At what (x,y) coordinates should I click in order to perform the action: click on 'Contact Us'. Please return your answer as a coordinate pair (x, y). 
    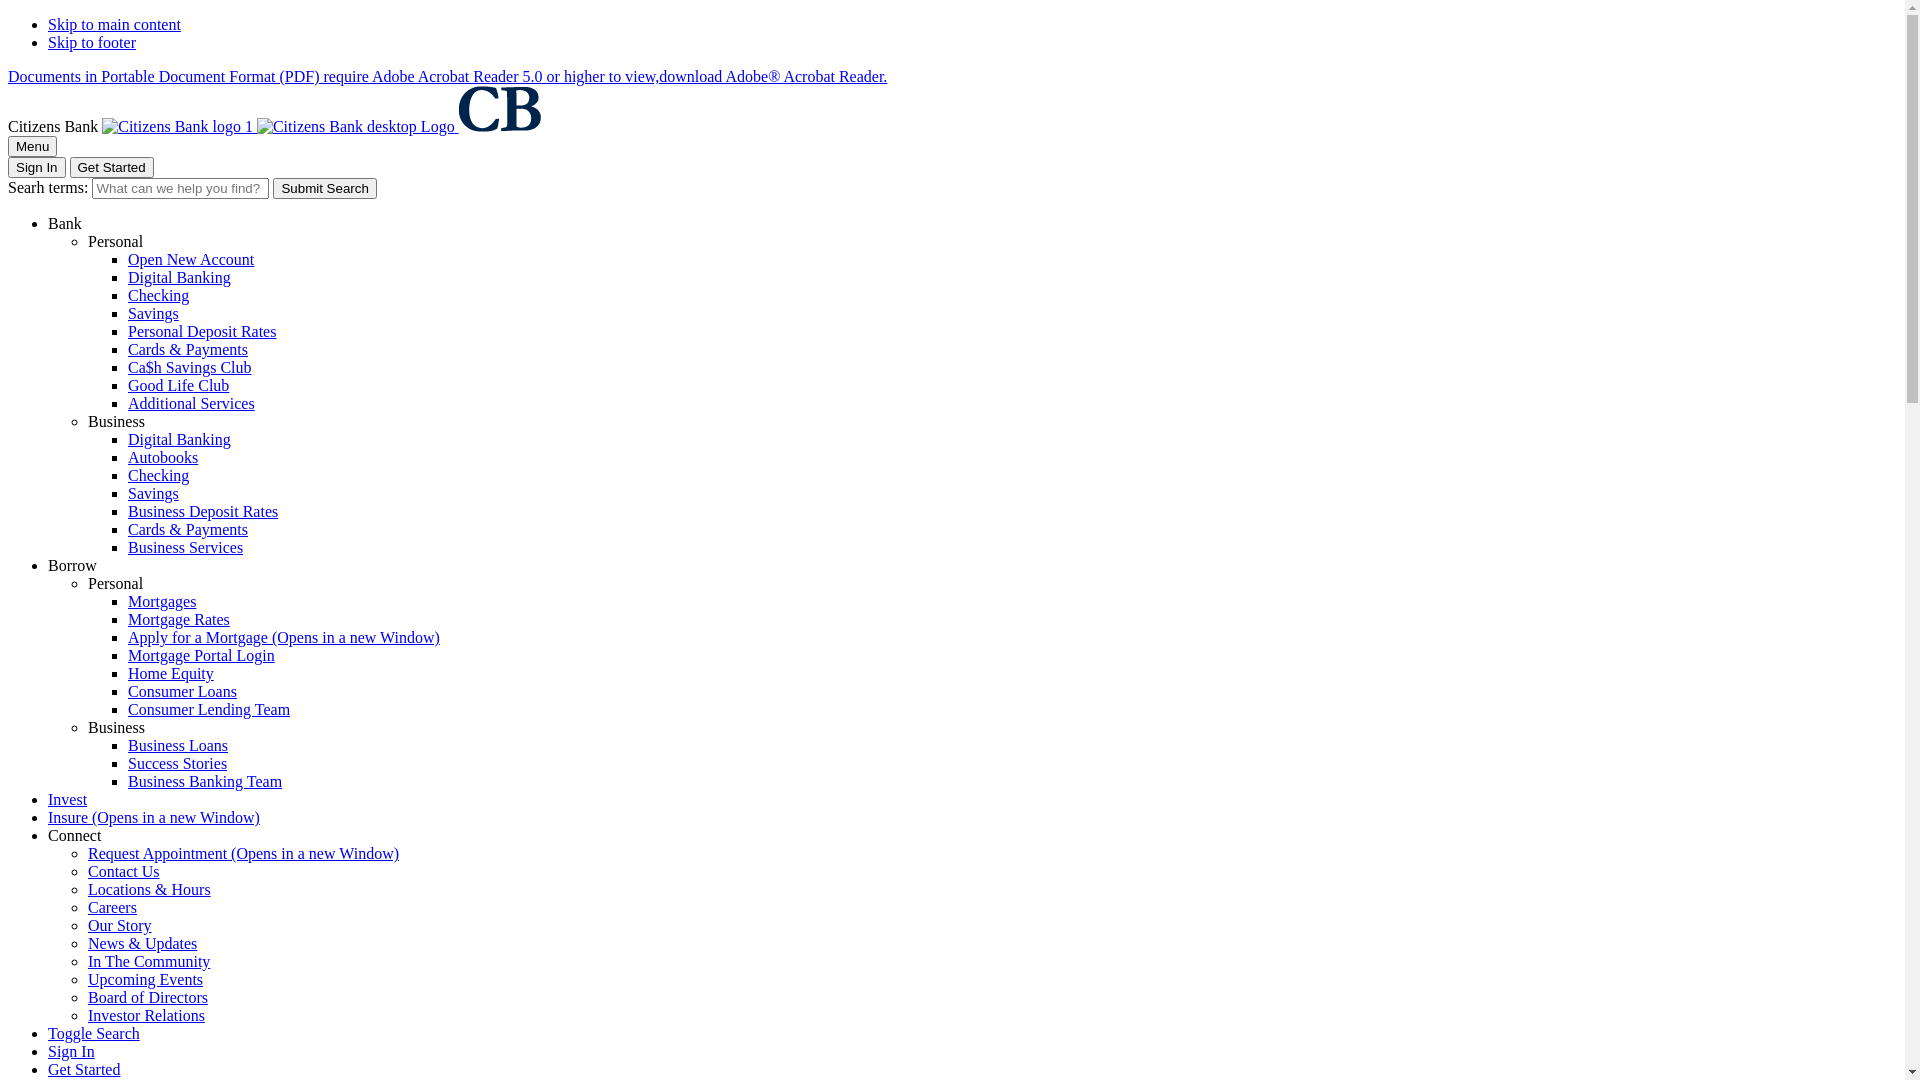
    Looking at the image, I should click on (123, 870).